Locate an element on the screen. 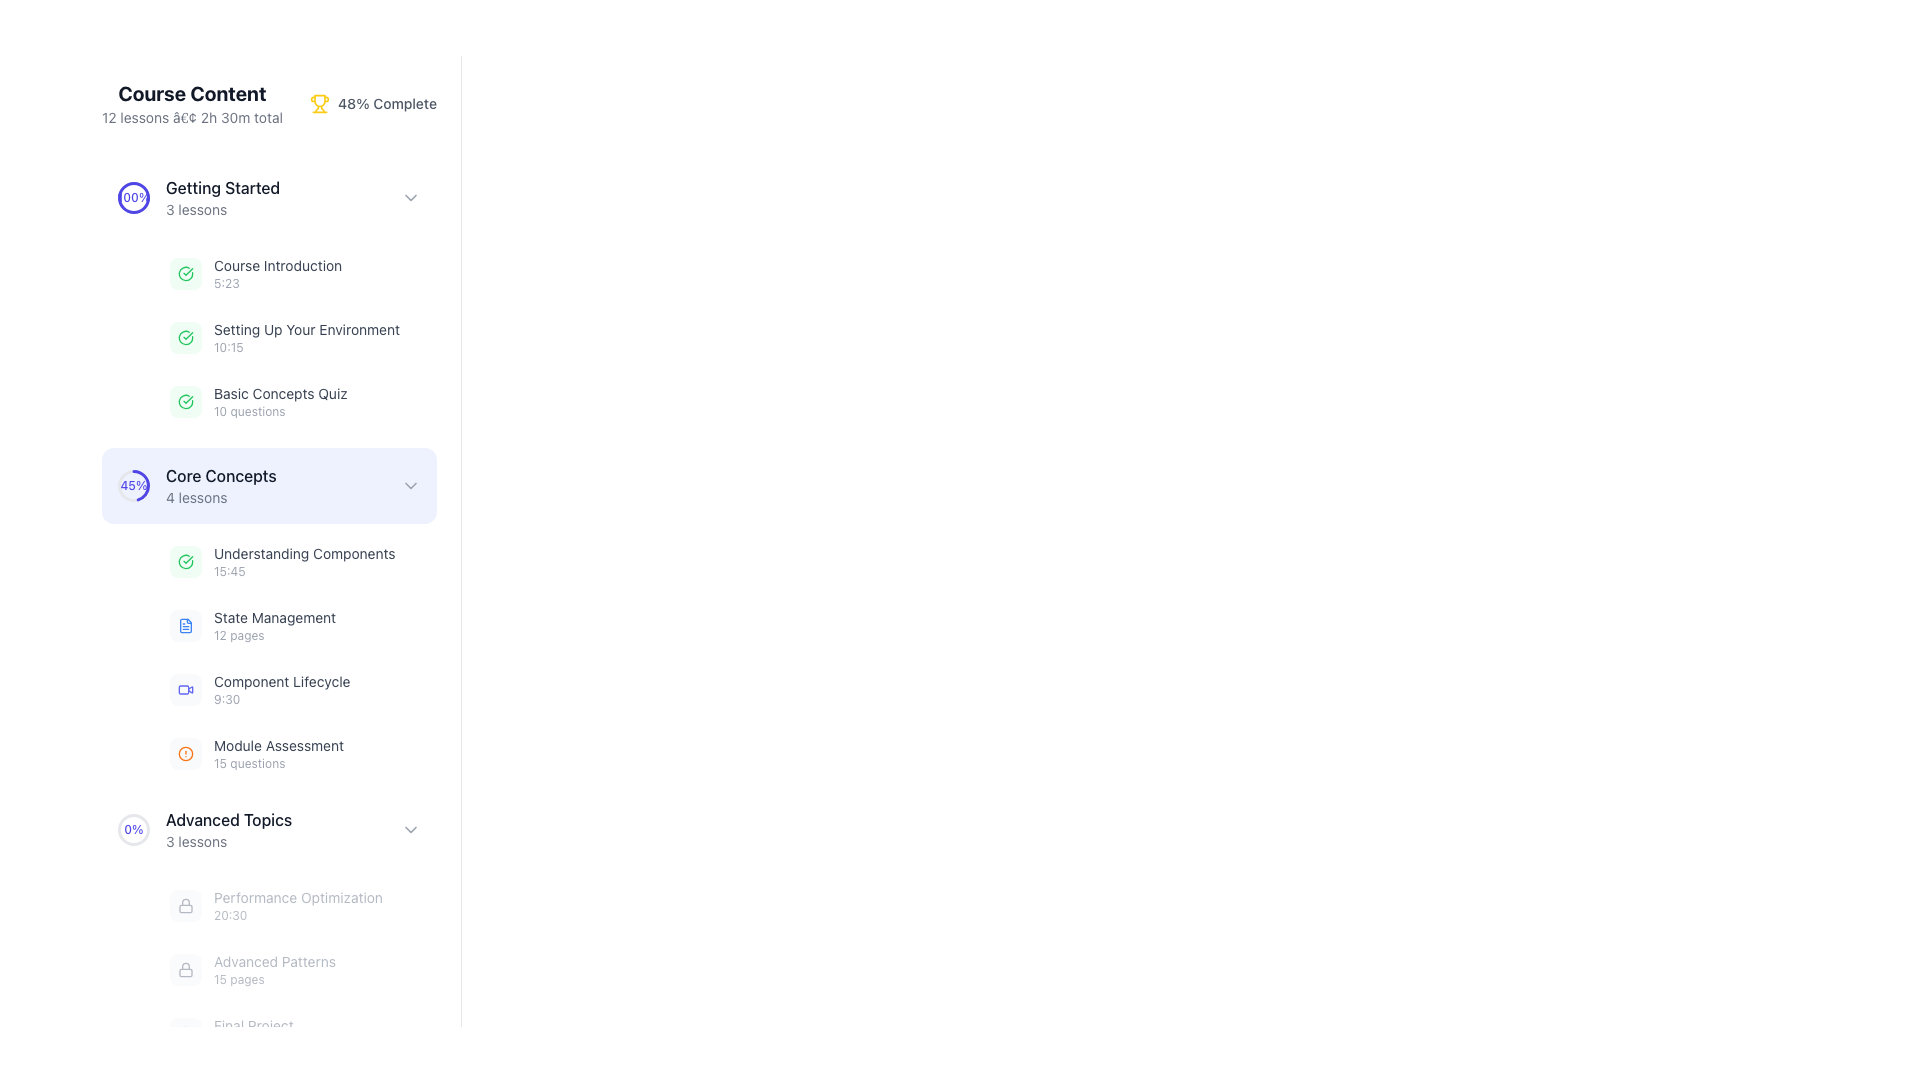  the informational text displaying '12 lessons • 2h 30m total' located below the 'Course Content' title in the left sidebar is located at coordinates (192, 118).